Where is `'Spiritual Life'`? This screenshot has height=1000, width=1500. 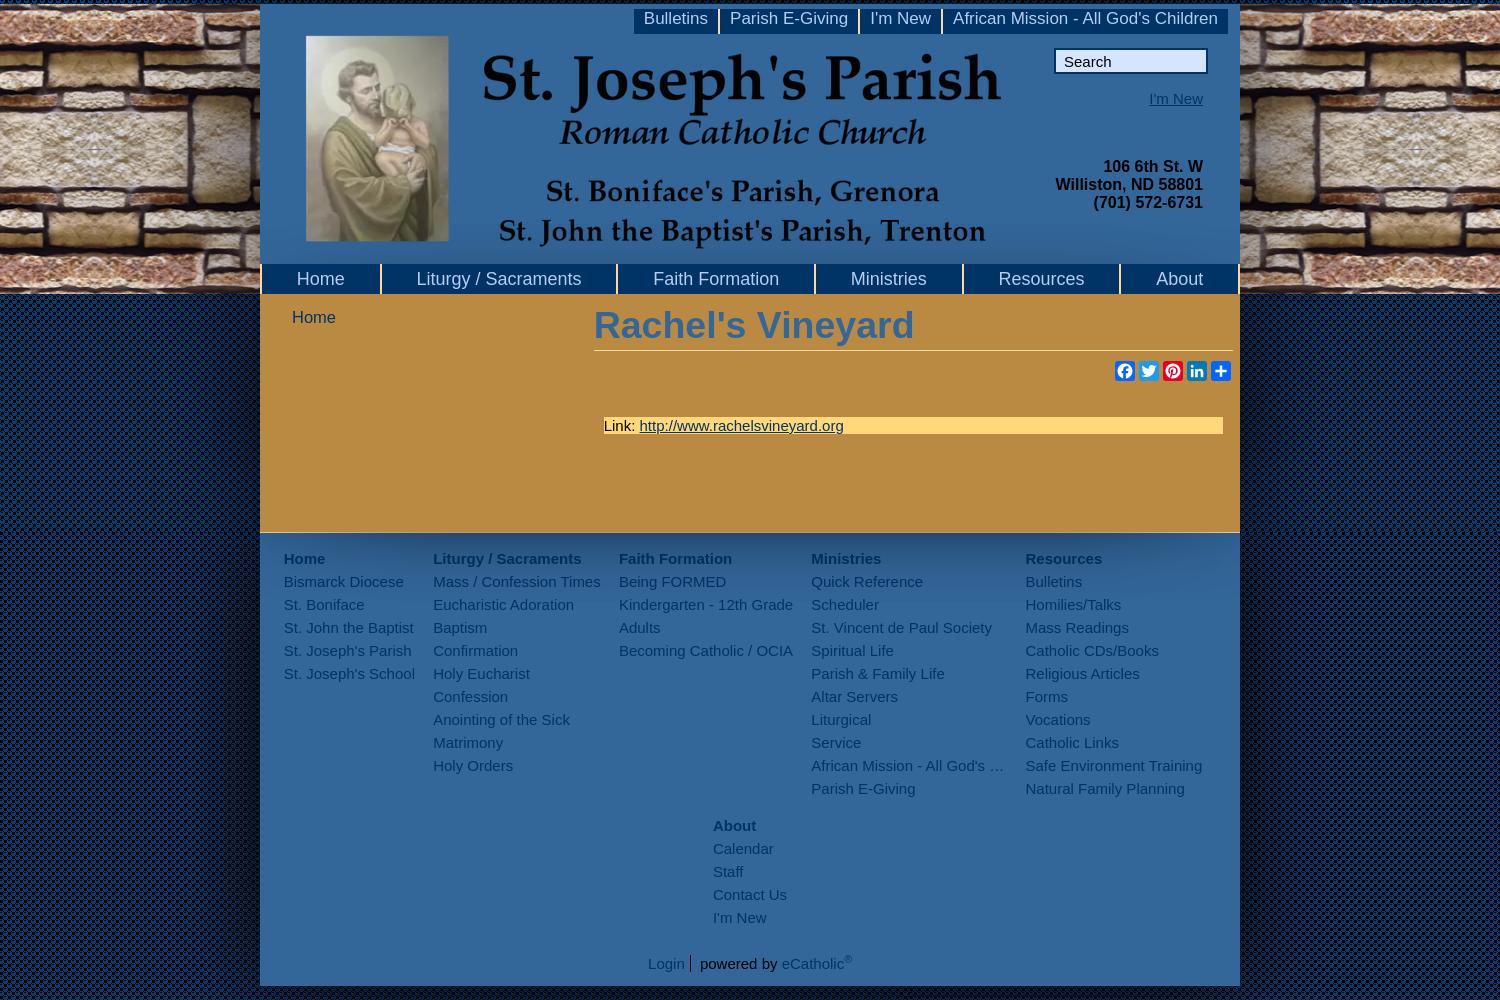 'Spiritual Life' is located at coordinates (850, 650).